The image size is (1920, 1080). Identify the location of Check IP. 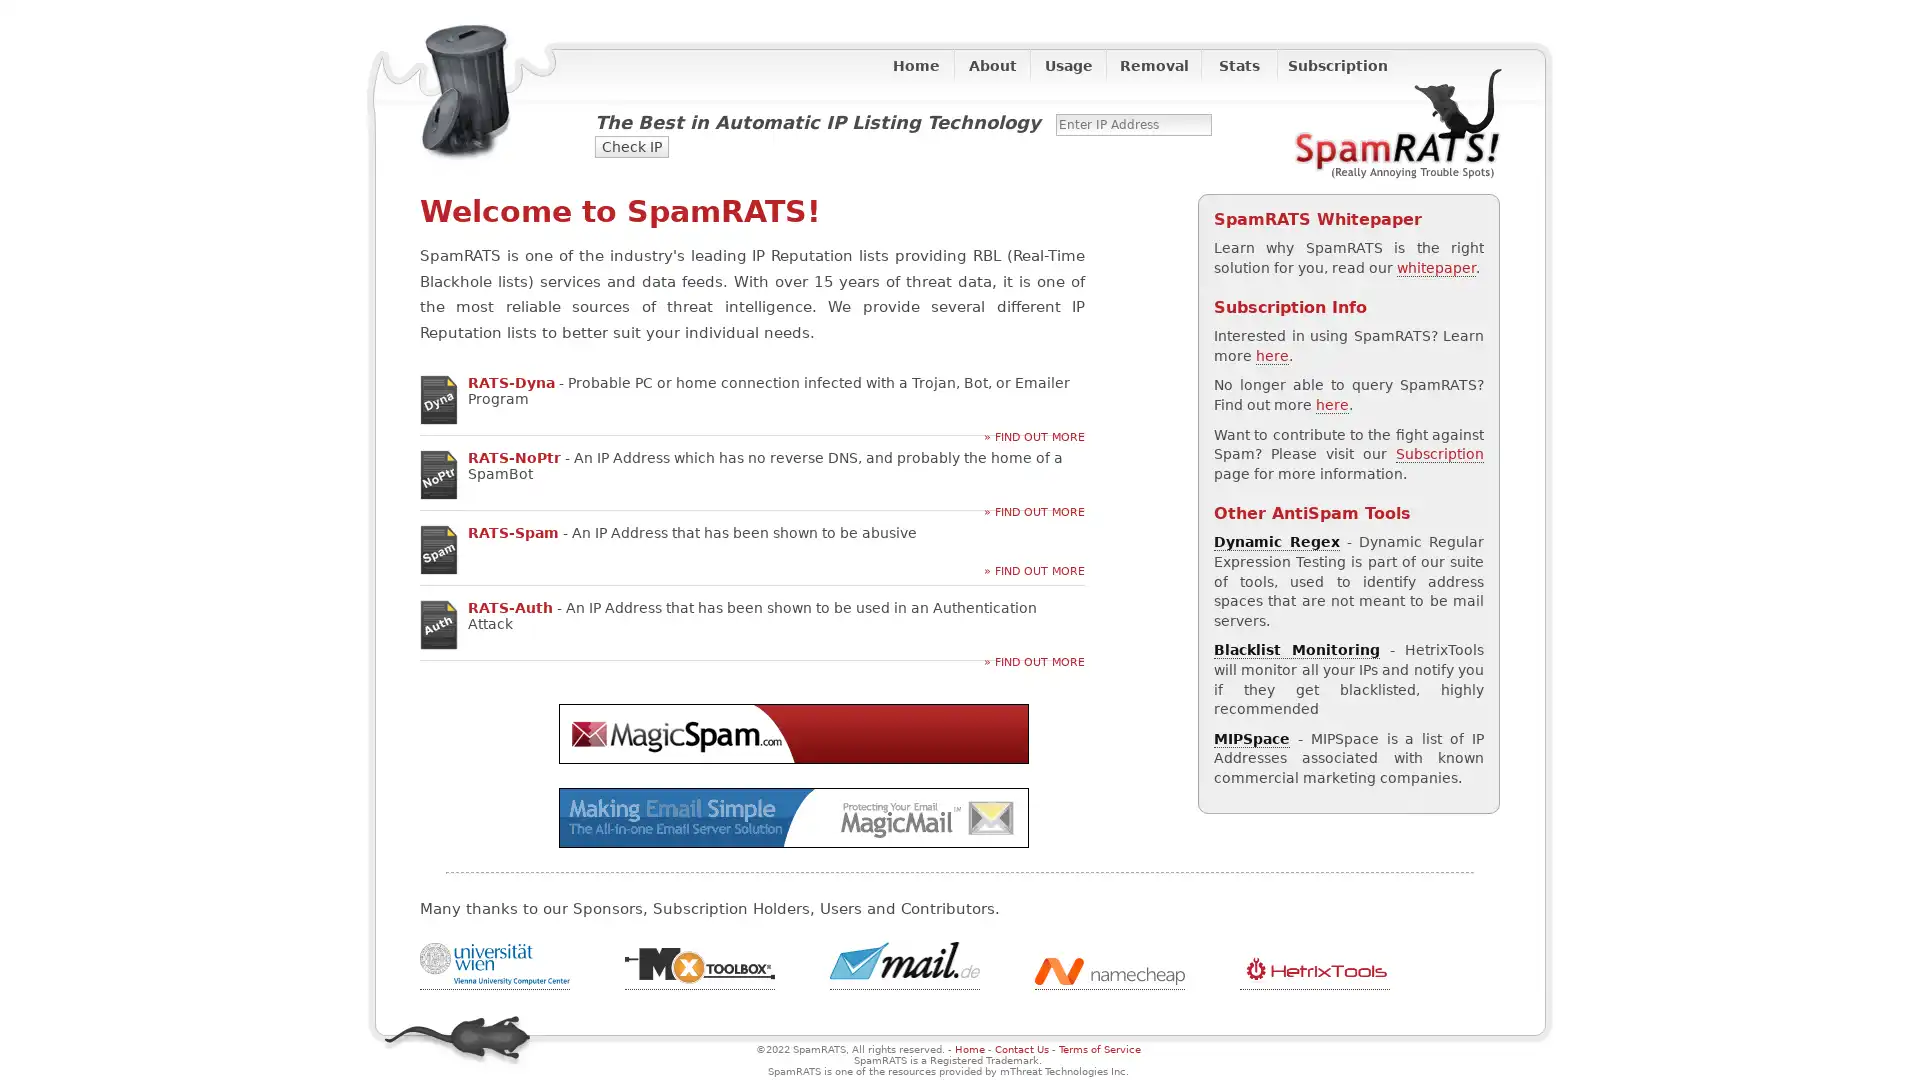
(631, 145).